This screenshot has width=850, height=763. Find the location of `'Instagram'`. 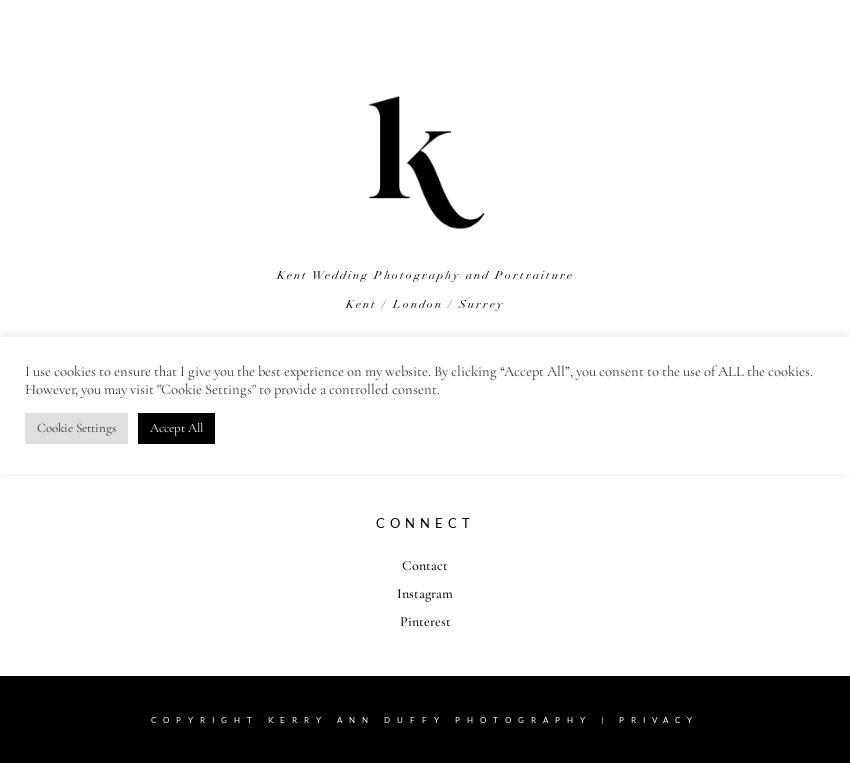

'Instagram' is located at coordinates (425, 591).